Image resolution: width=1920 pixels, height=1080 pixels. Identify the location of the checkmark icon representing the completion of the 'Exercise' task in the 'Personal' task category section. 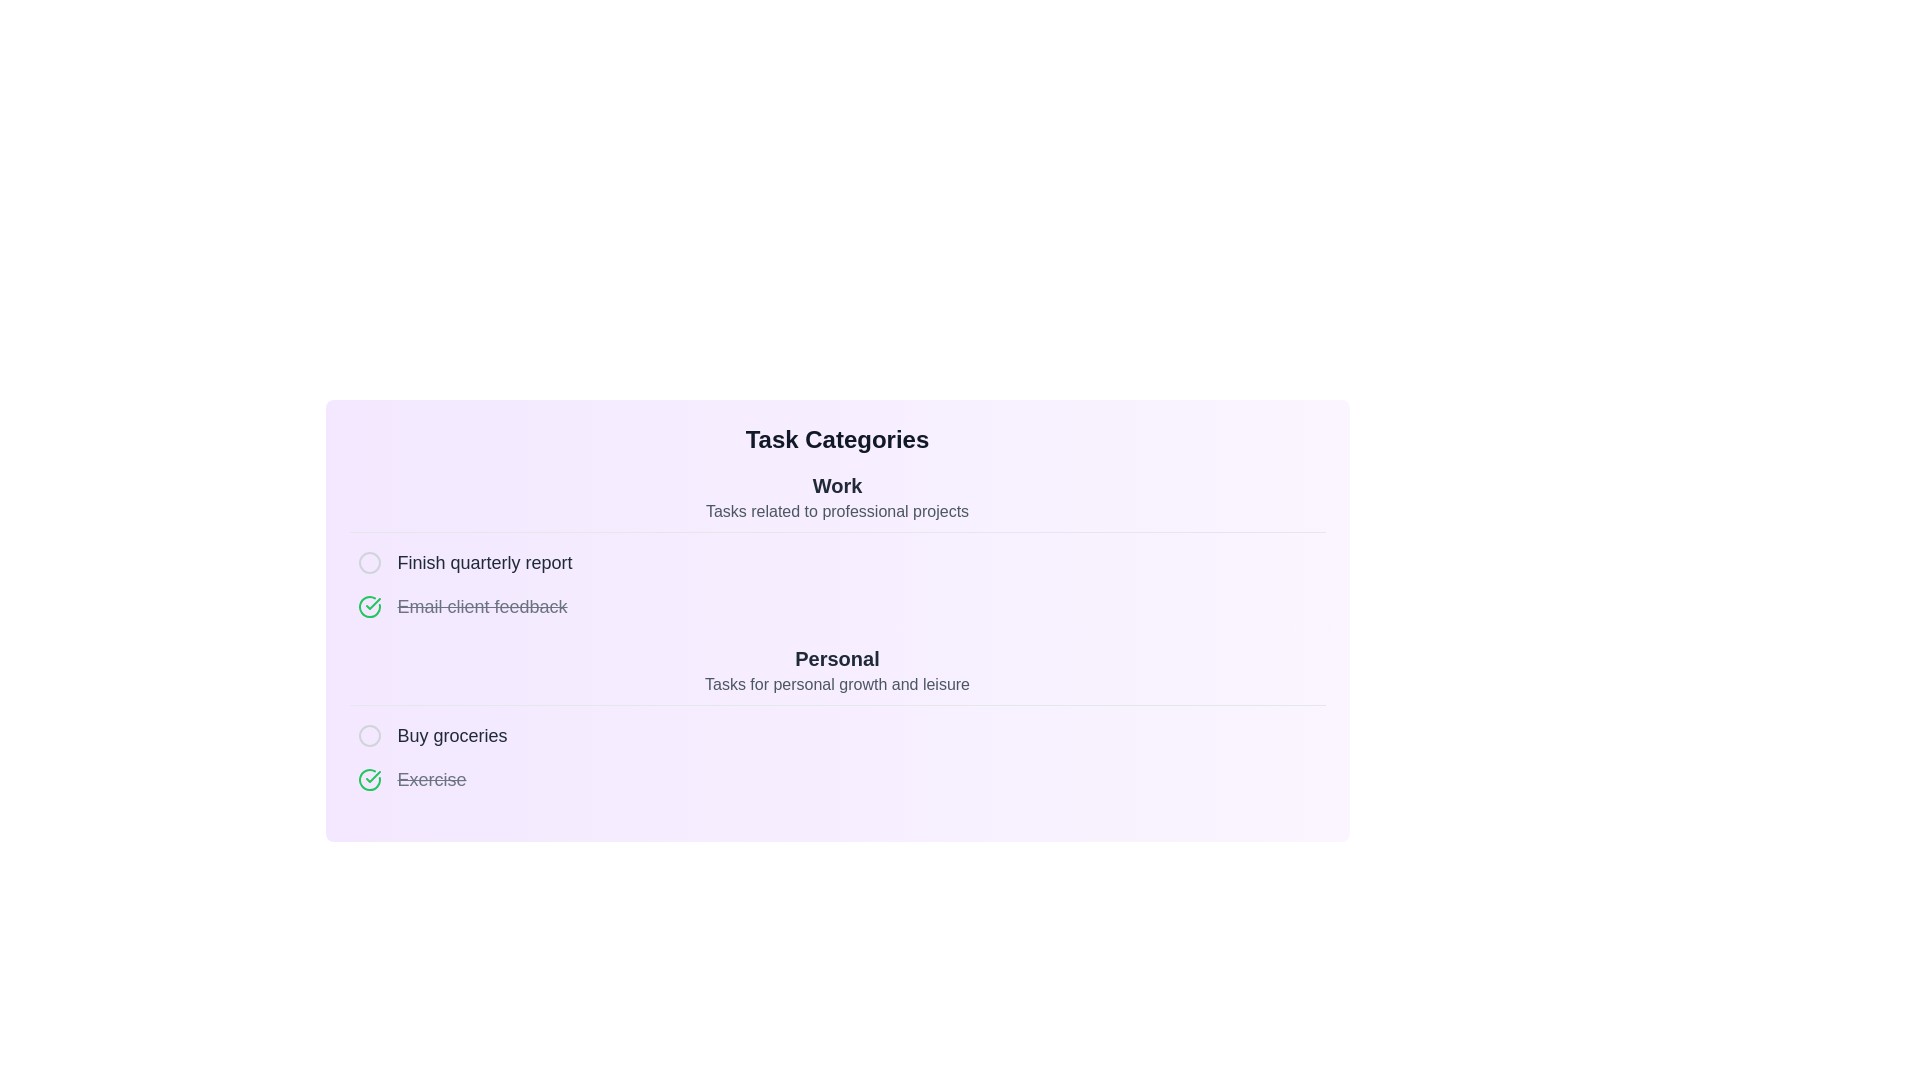
(373, 603).